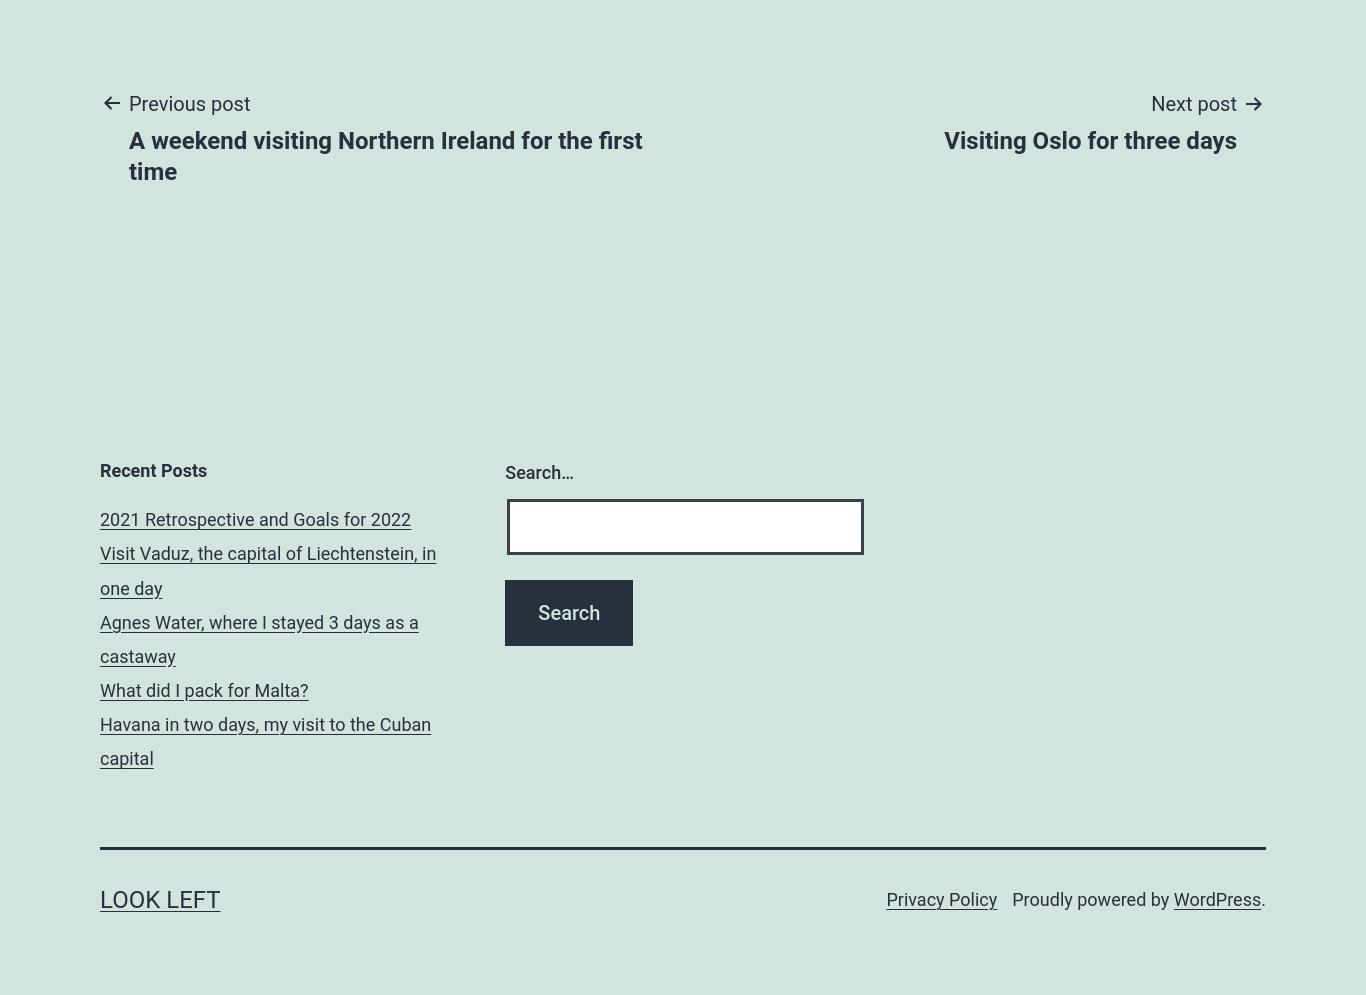  Describe the element at coordinates (99, 897) in the screenshot. I see `'Look Left'` at that location.